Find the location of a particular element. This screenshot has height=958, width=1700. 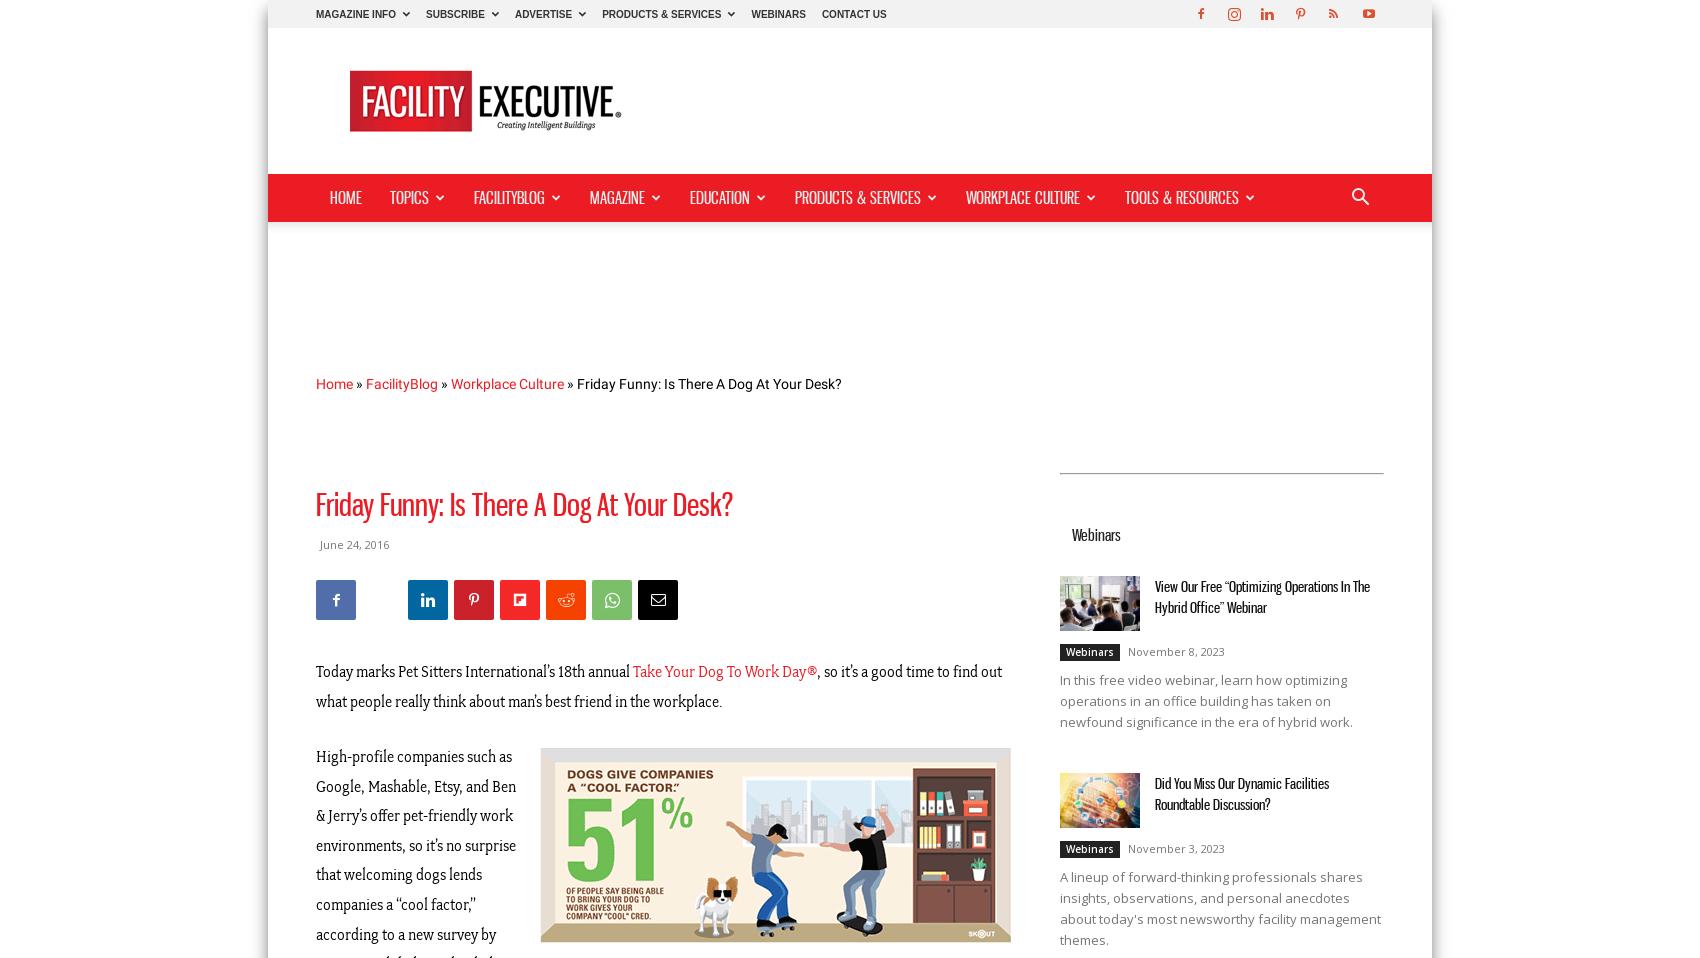

'Today marks Pet Sitters International’s 18th annual' is located at coordinates (474, 670).